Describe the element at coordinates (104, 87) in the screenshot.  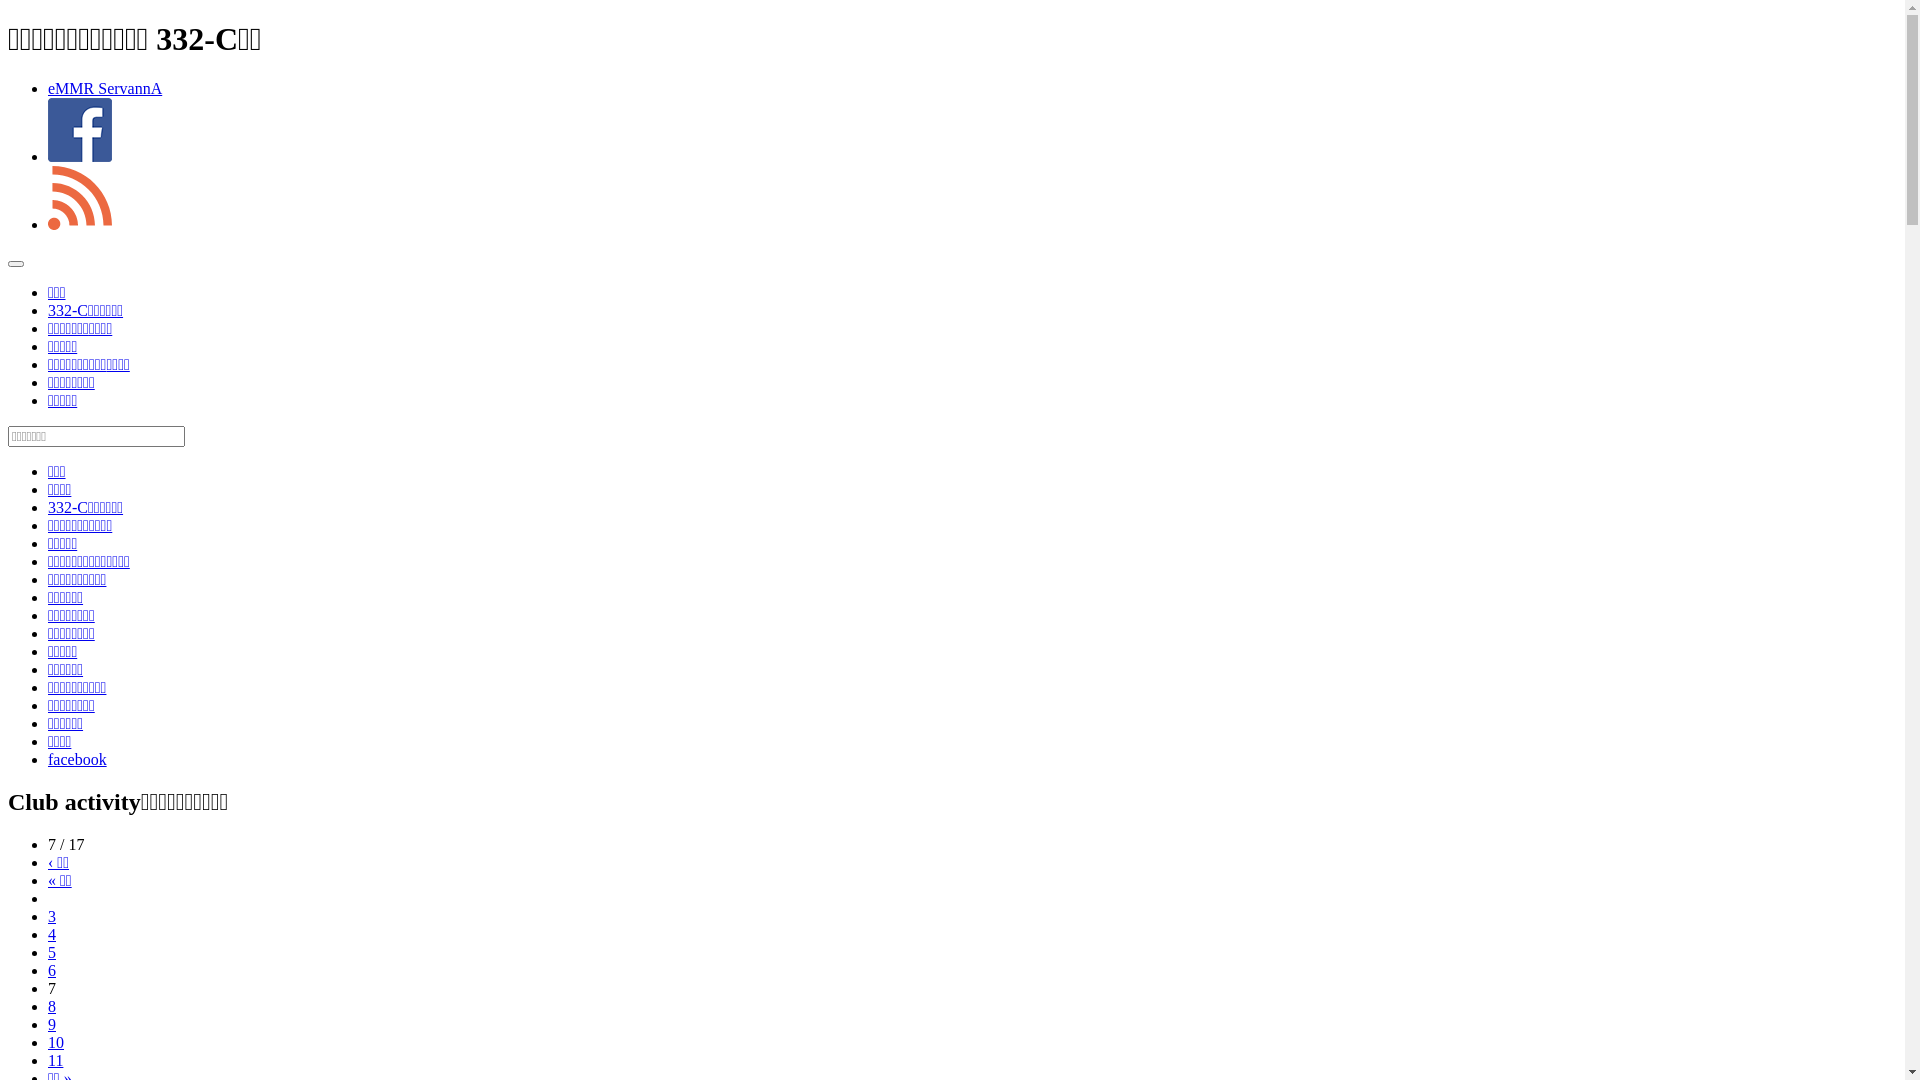
I see `'eMMR ServannA'` at that location.